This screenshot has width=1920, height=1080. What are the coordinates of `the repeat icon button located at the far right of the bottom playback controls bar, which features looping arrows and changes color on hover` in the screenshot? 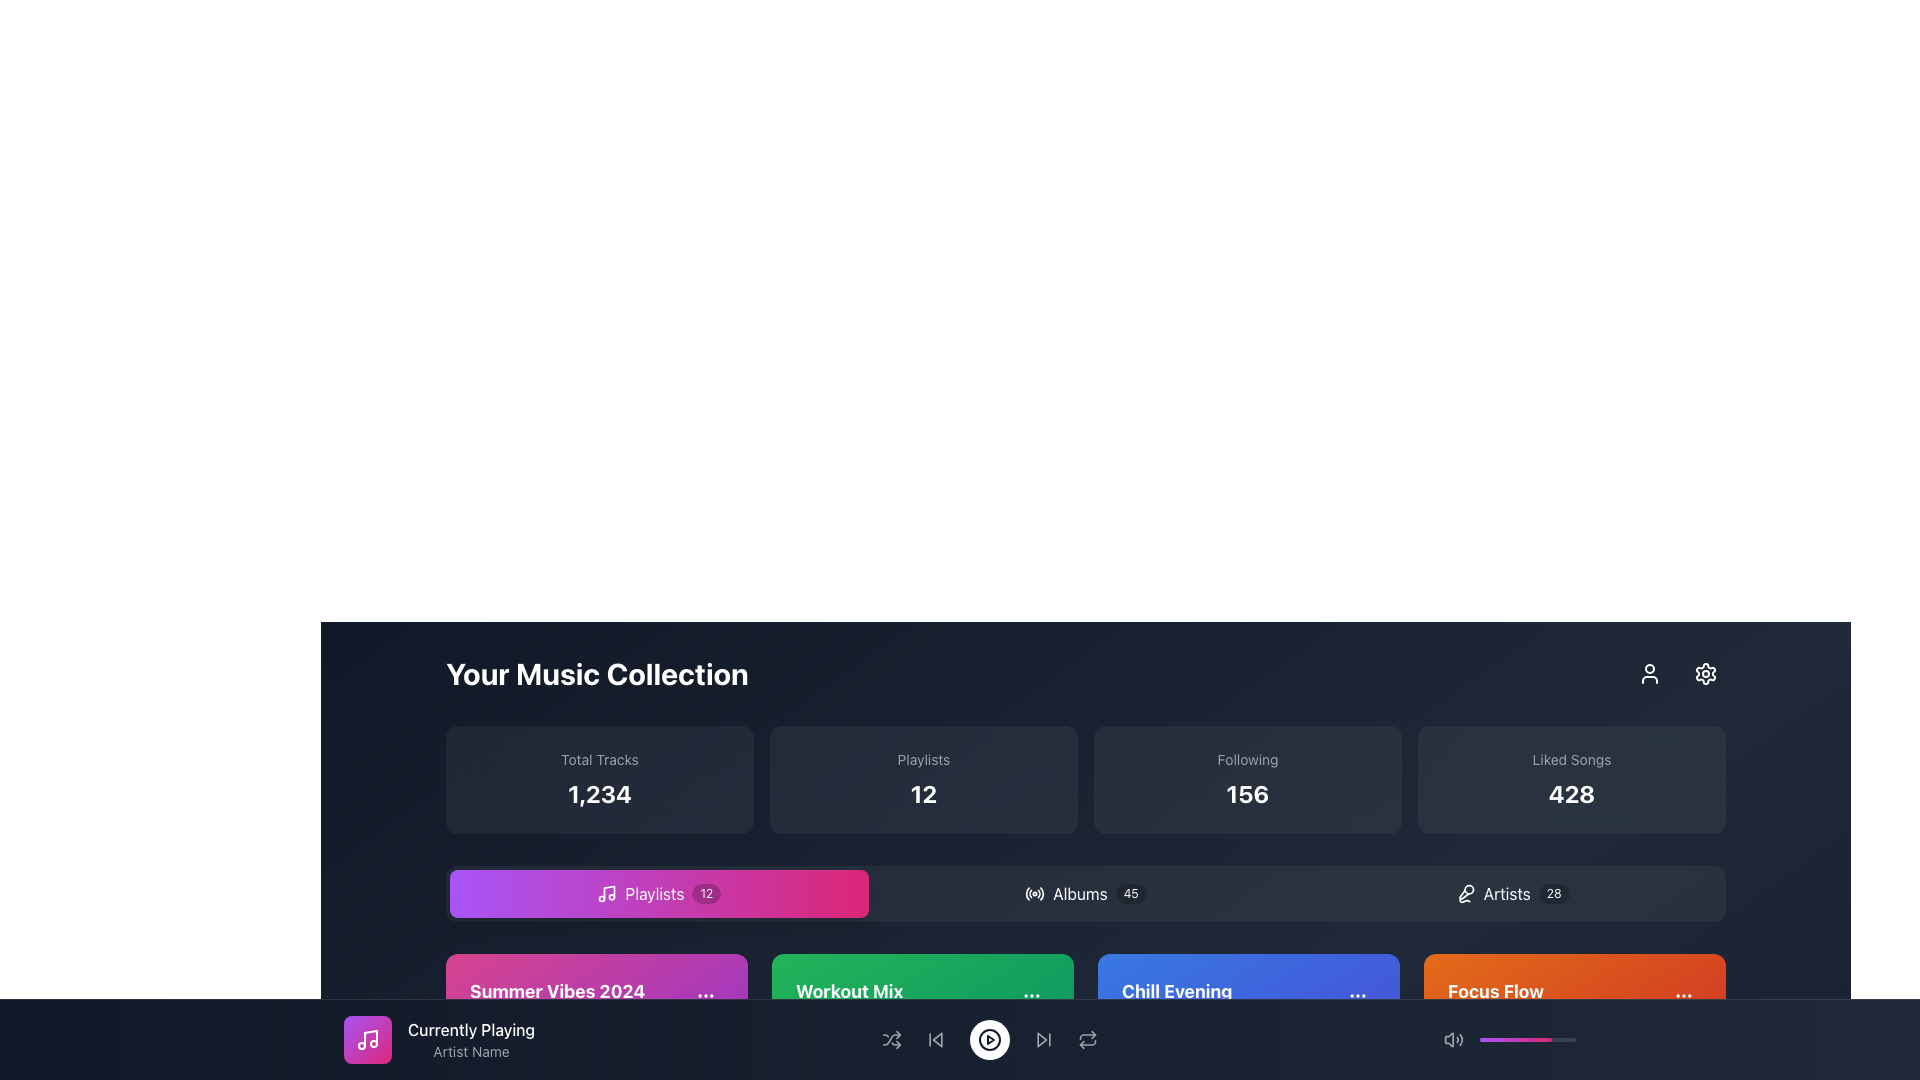 It's located at (1086, 1039).